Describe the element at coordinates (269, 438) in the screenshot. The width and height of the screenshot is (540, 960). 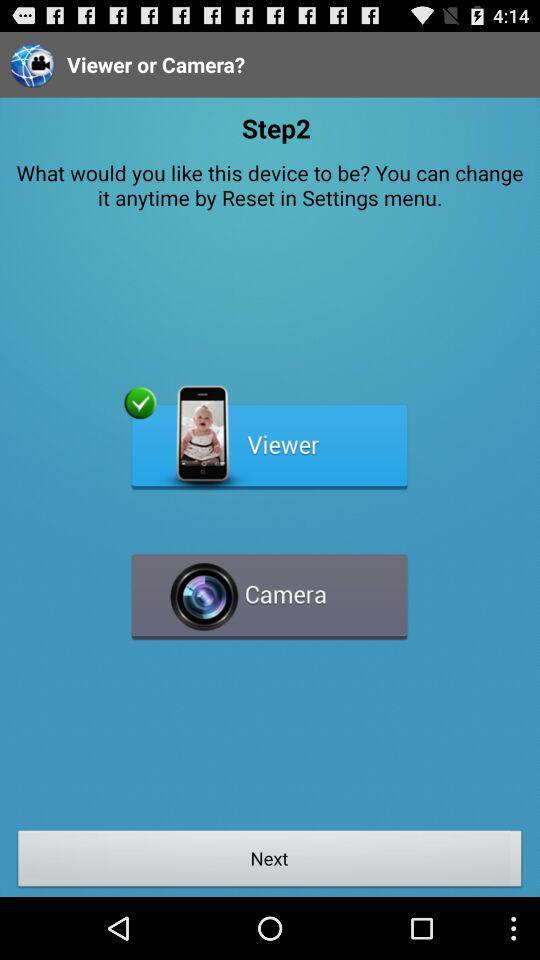
I see `the item below what would you item` at that location.